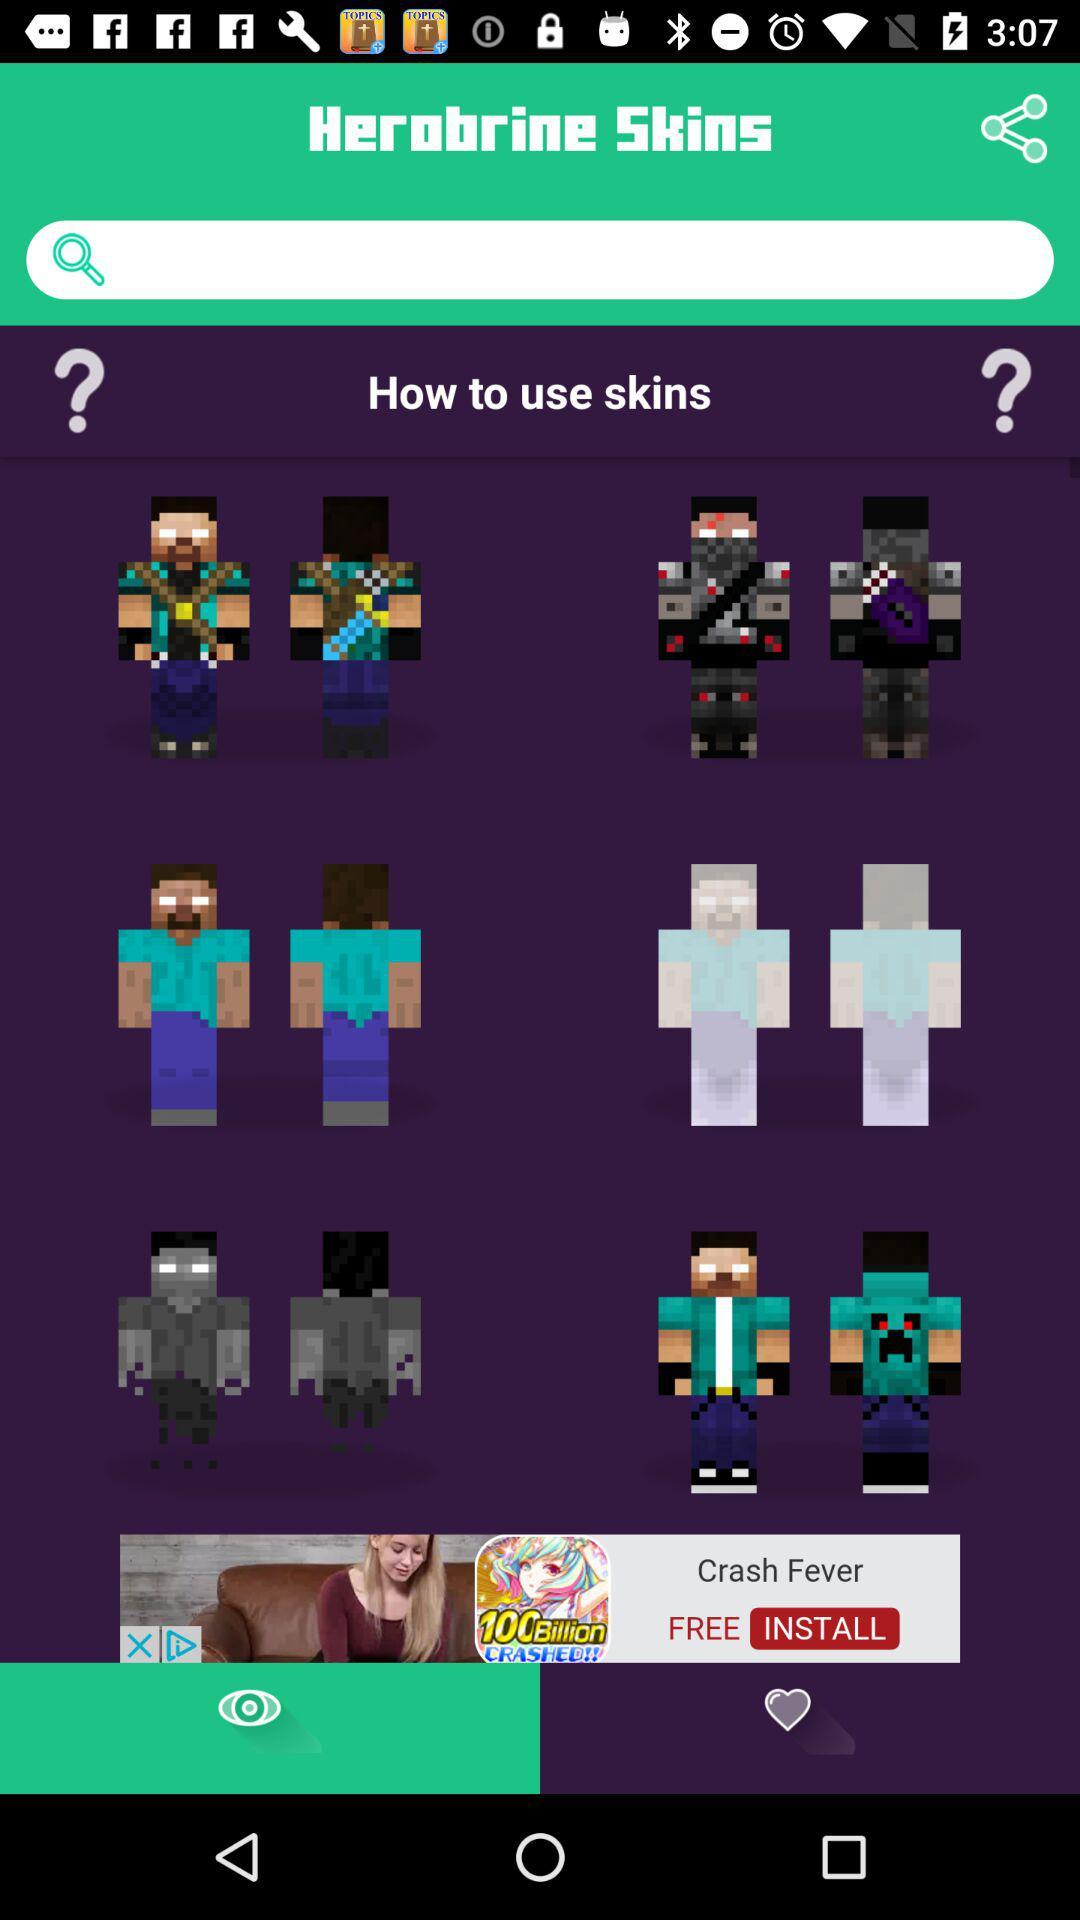  What do you see at coordinates (1014, 127) in the screenshot?
I see `the share icon` at bounding box center [1014, 127].